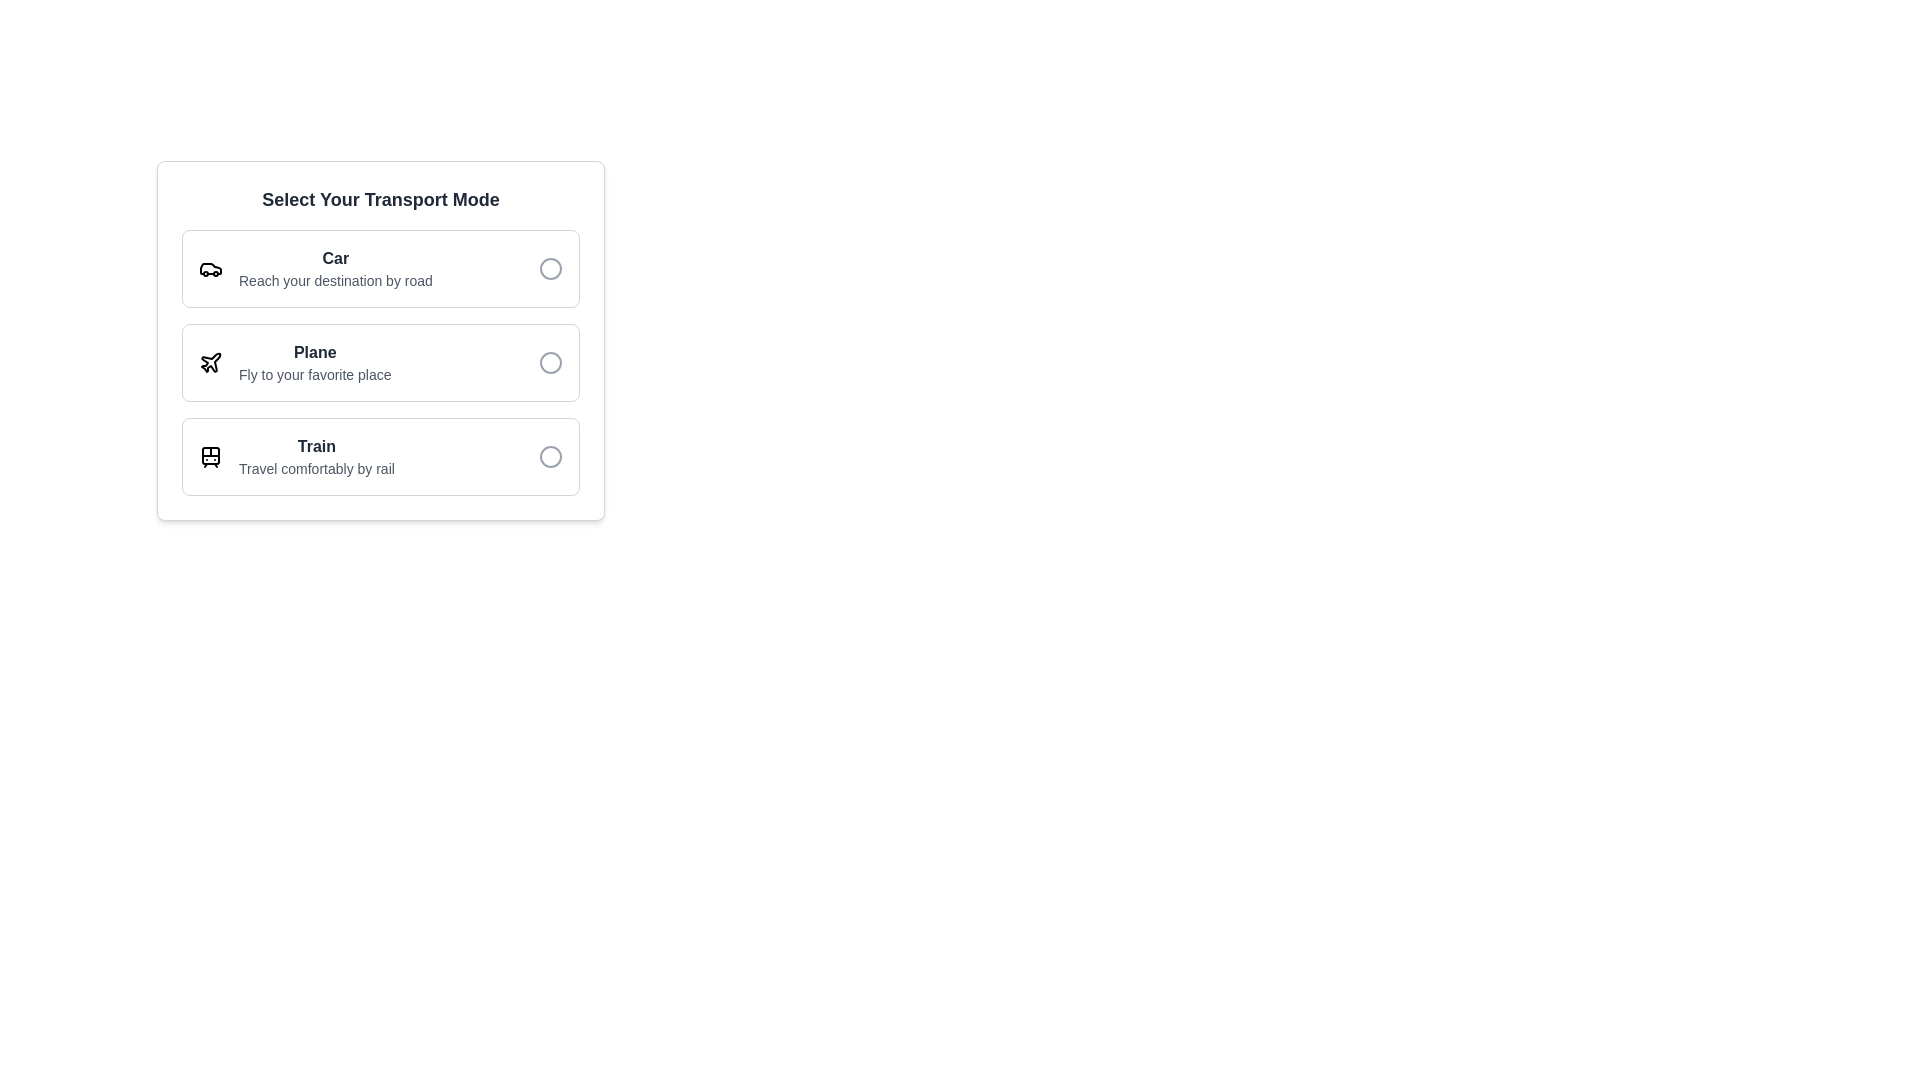 The width and height of the screenshot is (1920, 1080). I want to click on the 'Plane' transport option icon located to the left of the text 'Plane' in the selection menu, so click(211, 362).